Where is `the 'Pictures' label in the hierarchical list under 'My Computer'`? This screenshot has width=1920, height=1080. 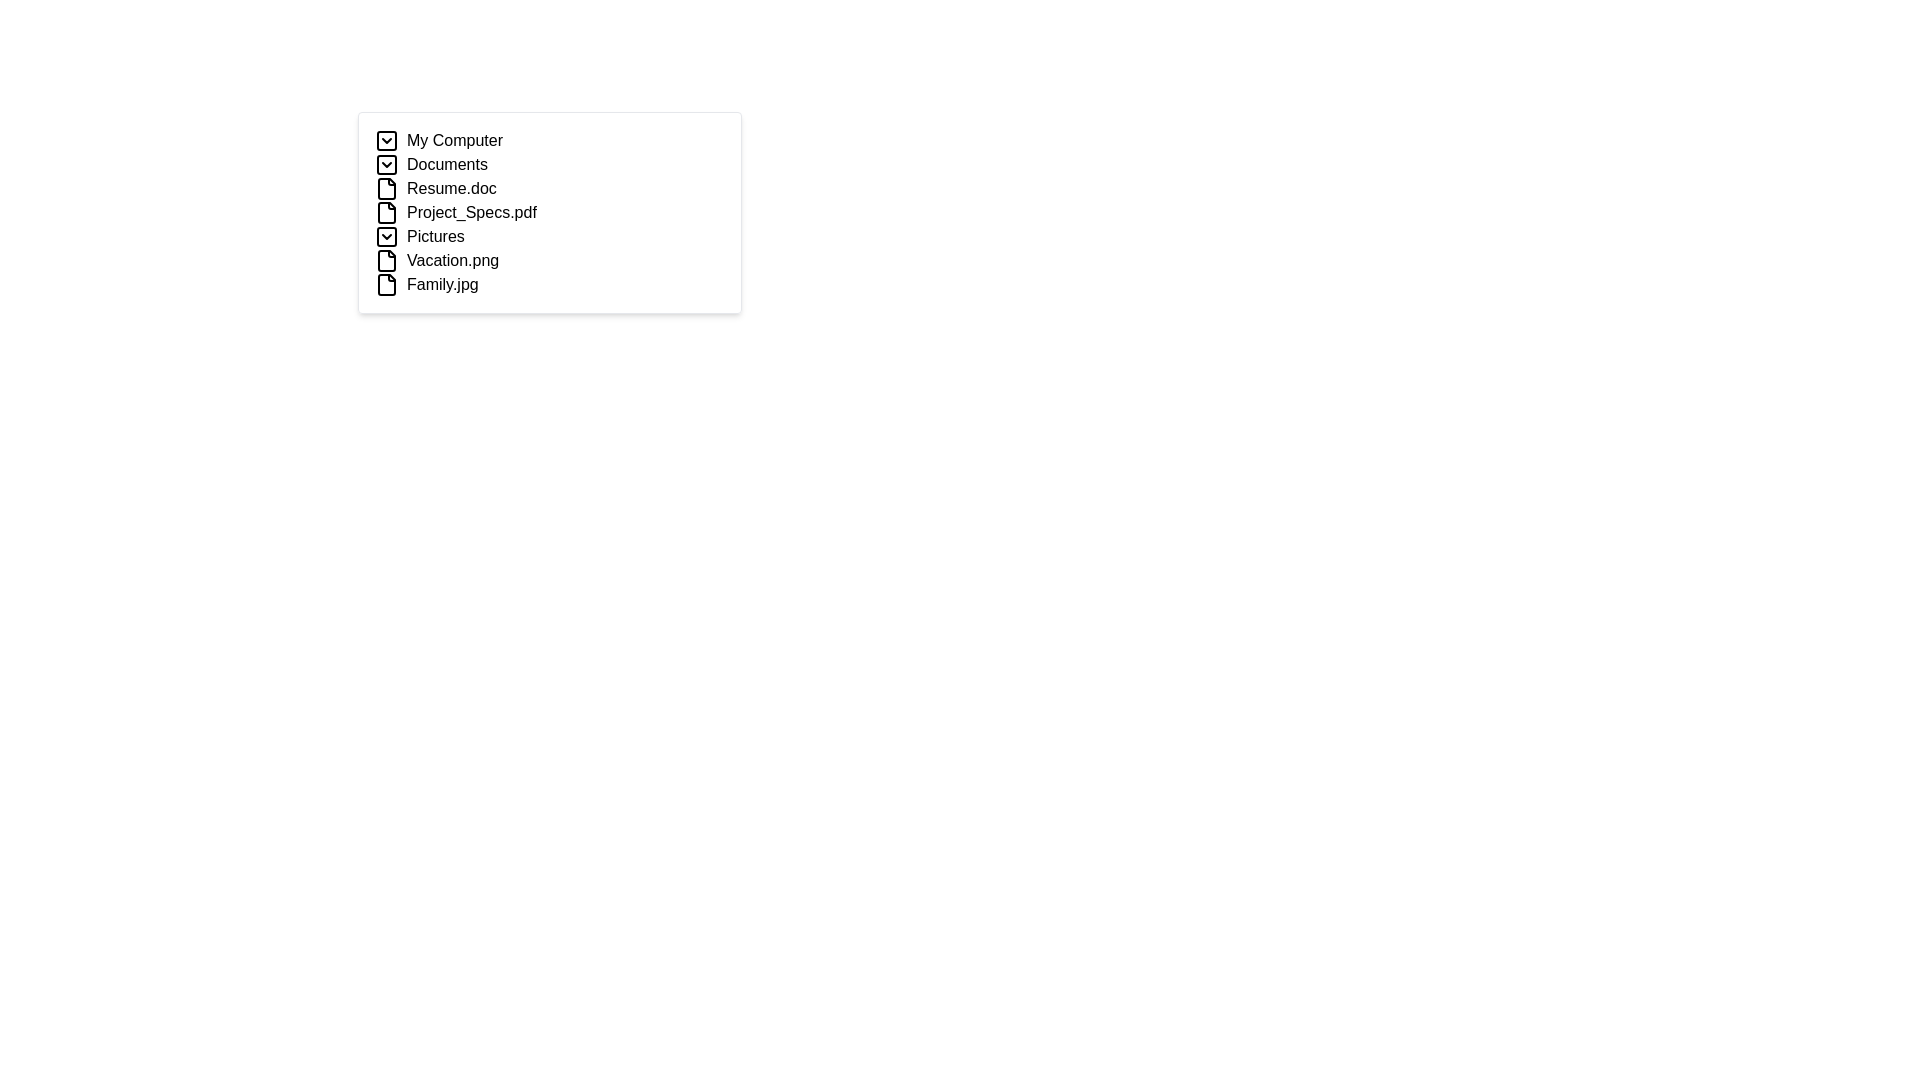
the 'Pictures' label in the hierarchical list under 'My Computer' is located at coordinates (434, 235).